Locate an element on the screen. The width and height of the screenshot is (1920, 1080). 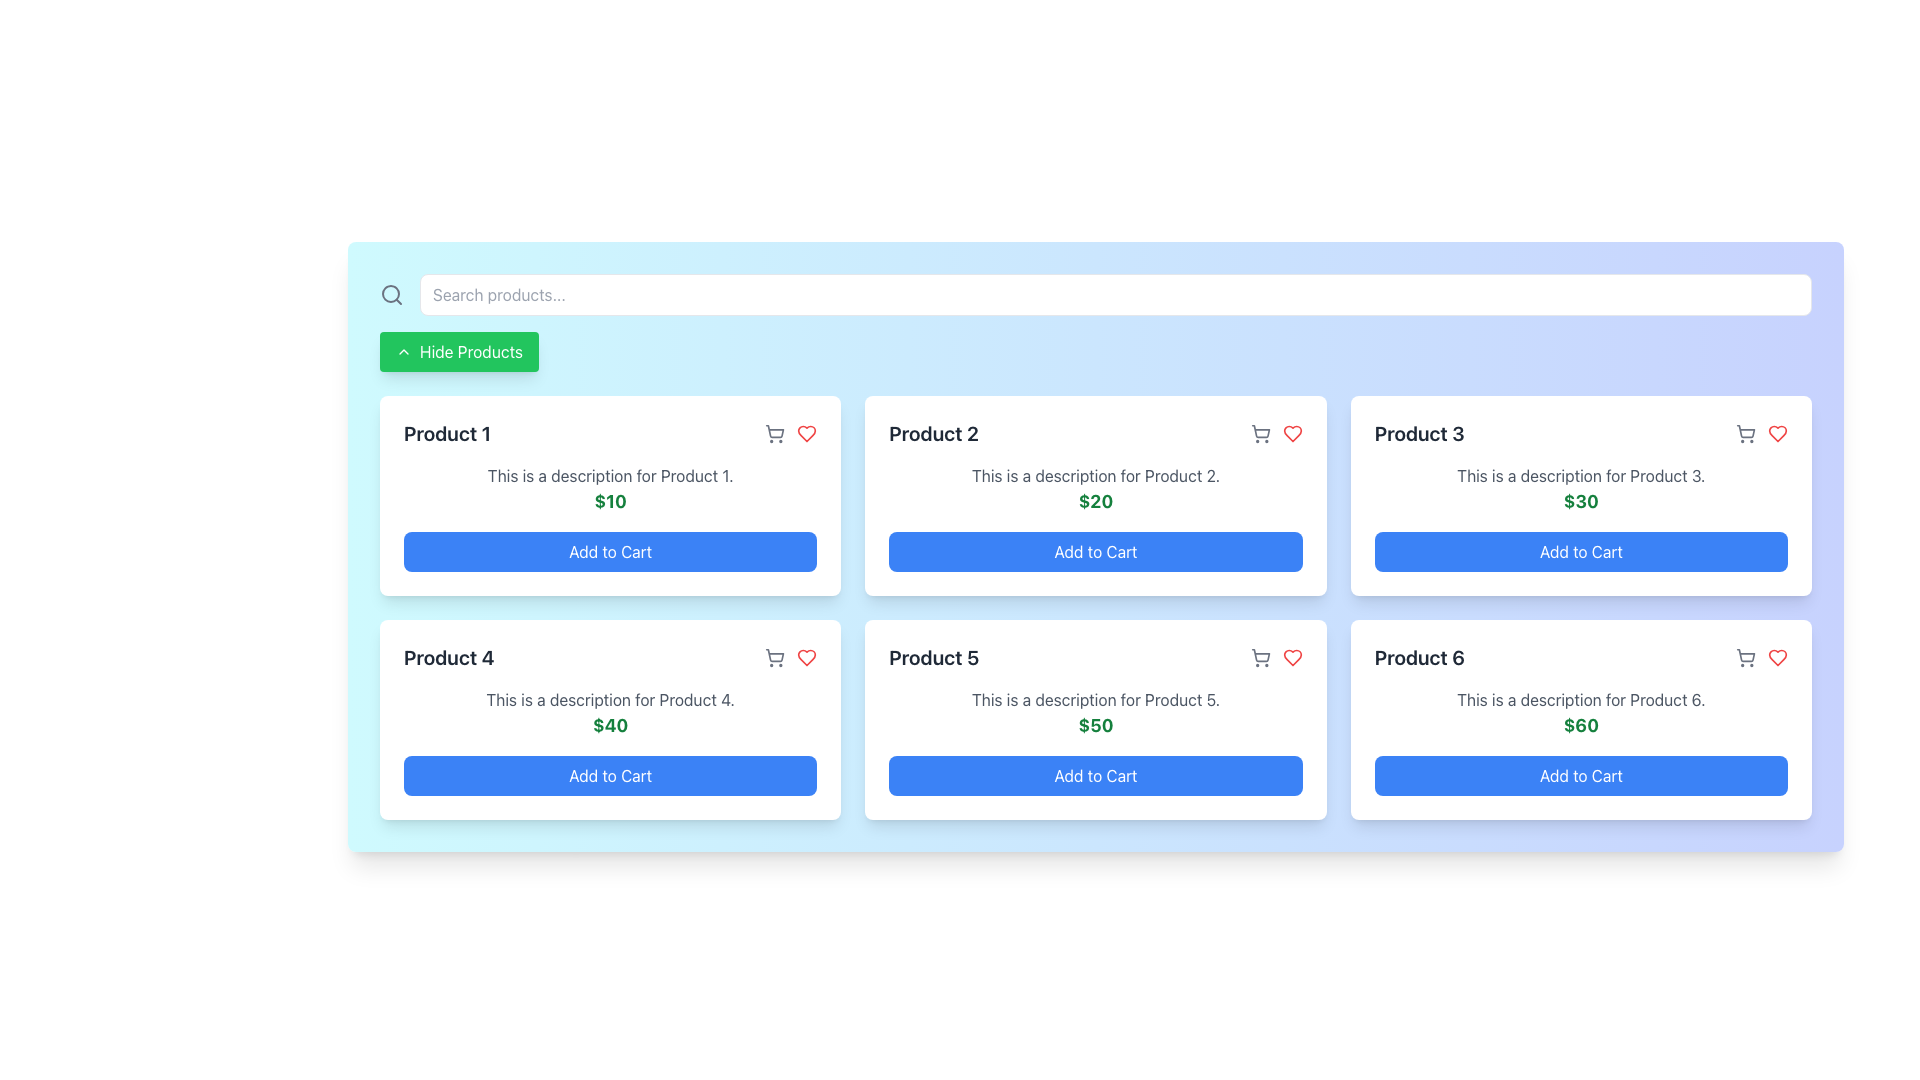
the favorite icon located in the top right corner of the first product card is located at coordinates (807, 433).